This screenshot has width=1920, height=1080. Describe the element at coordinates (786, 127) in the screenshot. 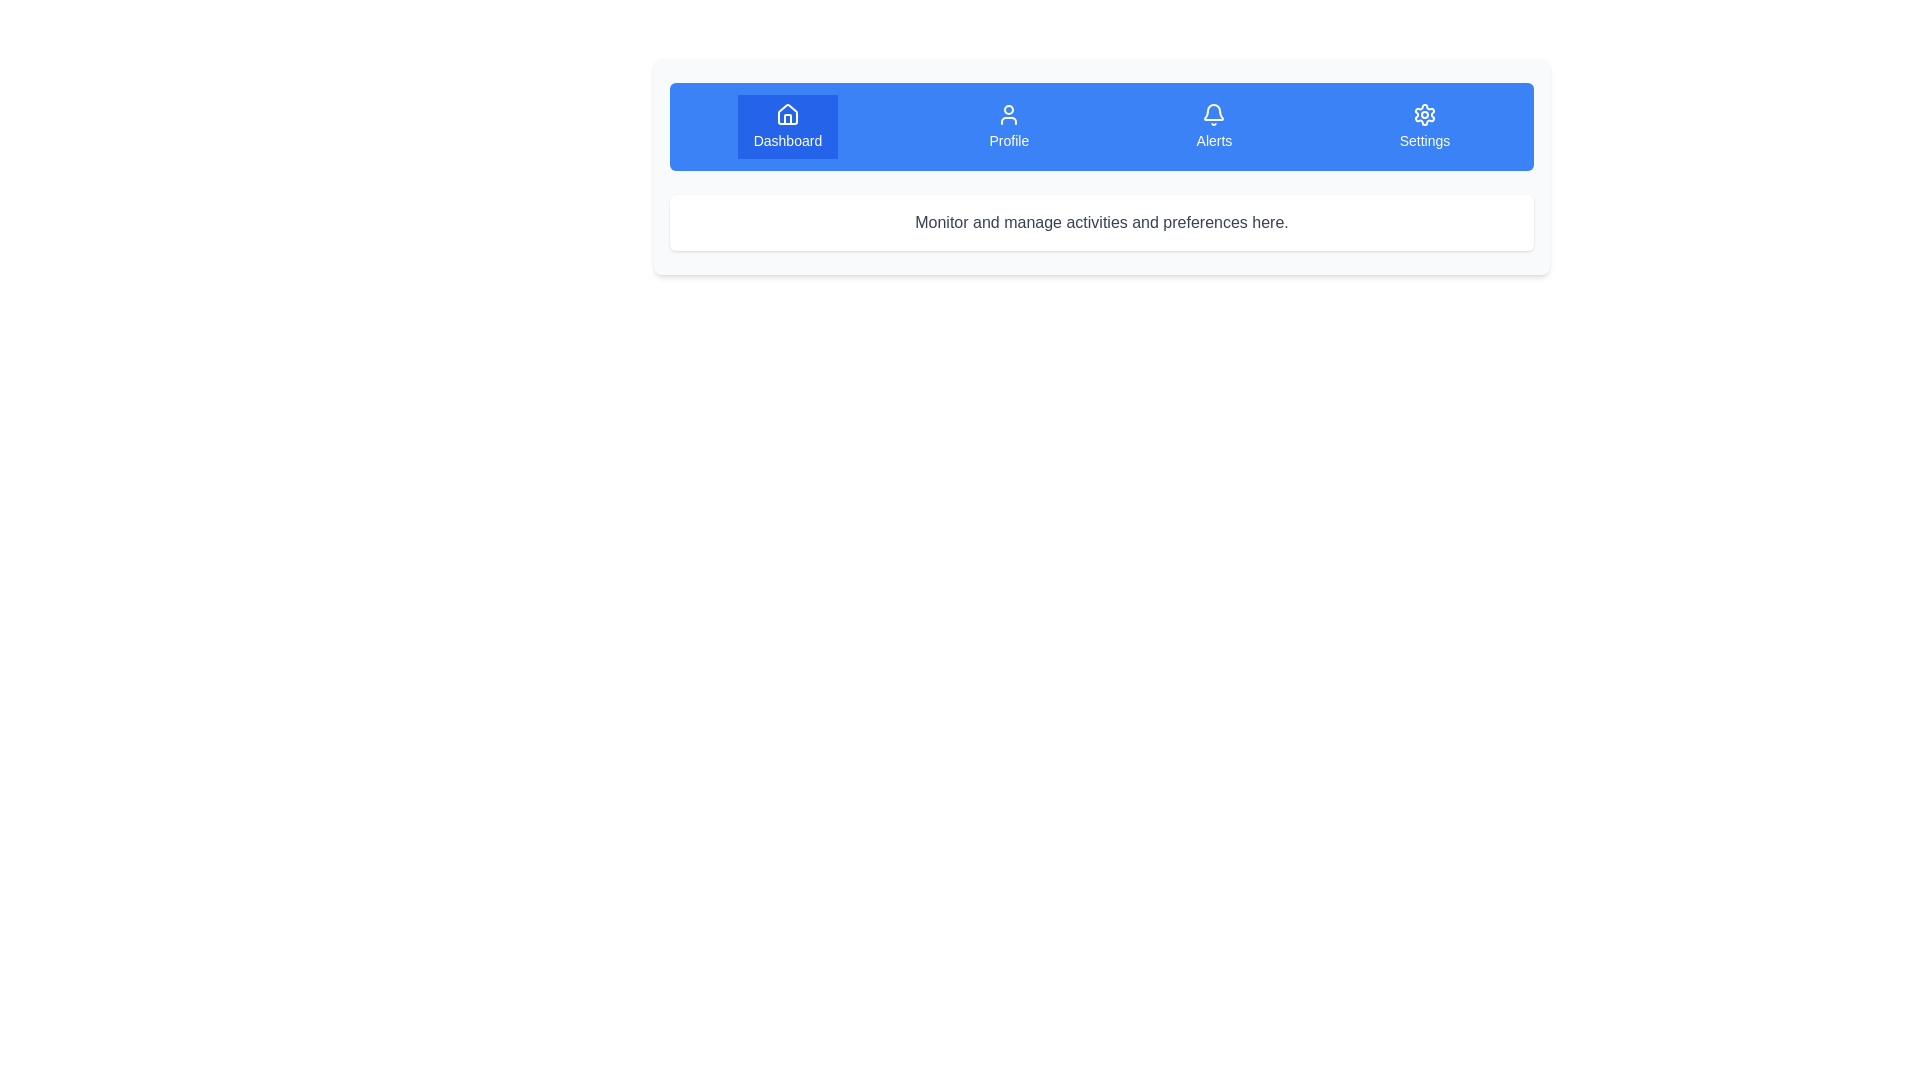

I see `the first button from the left in the horizontal navigation bar labeled 'Dashboard' to trigger a visual response` at that location.